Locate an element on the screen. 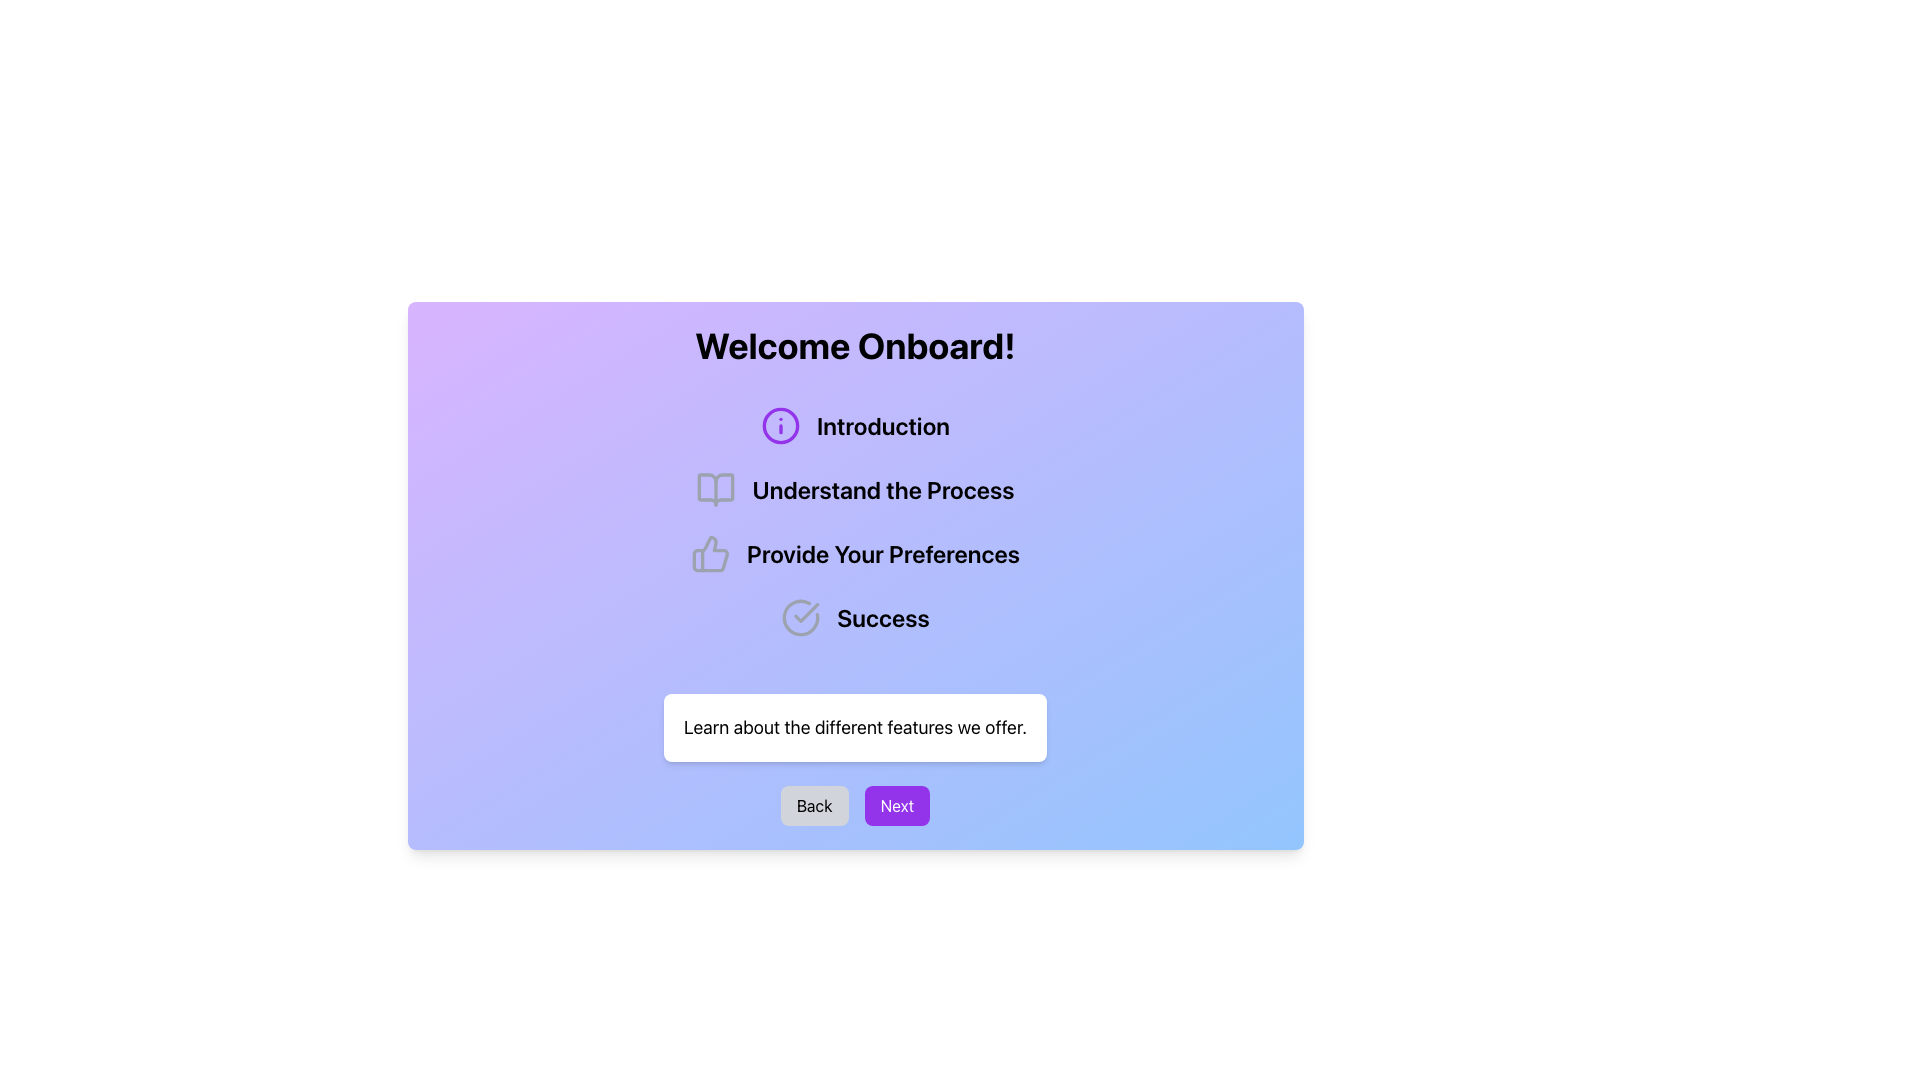  the text label that serves as a title for the step between 'Introduction' and 'Provide Your Preferences' to highlight or select it is located at coordinates (882, 489).